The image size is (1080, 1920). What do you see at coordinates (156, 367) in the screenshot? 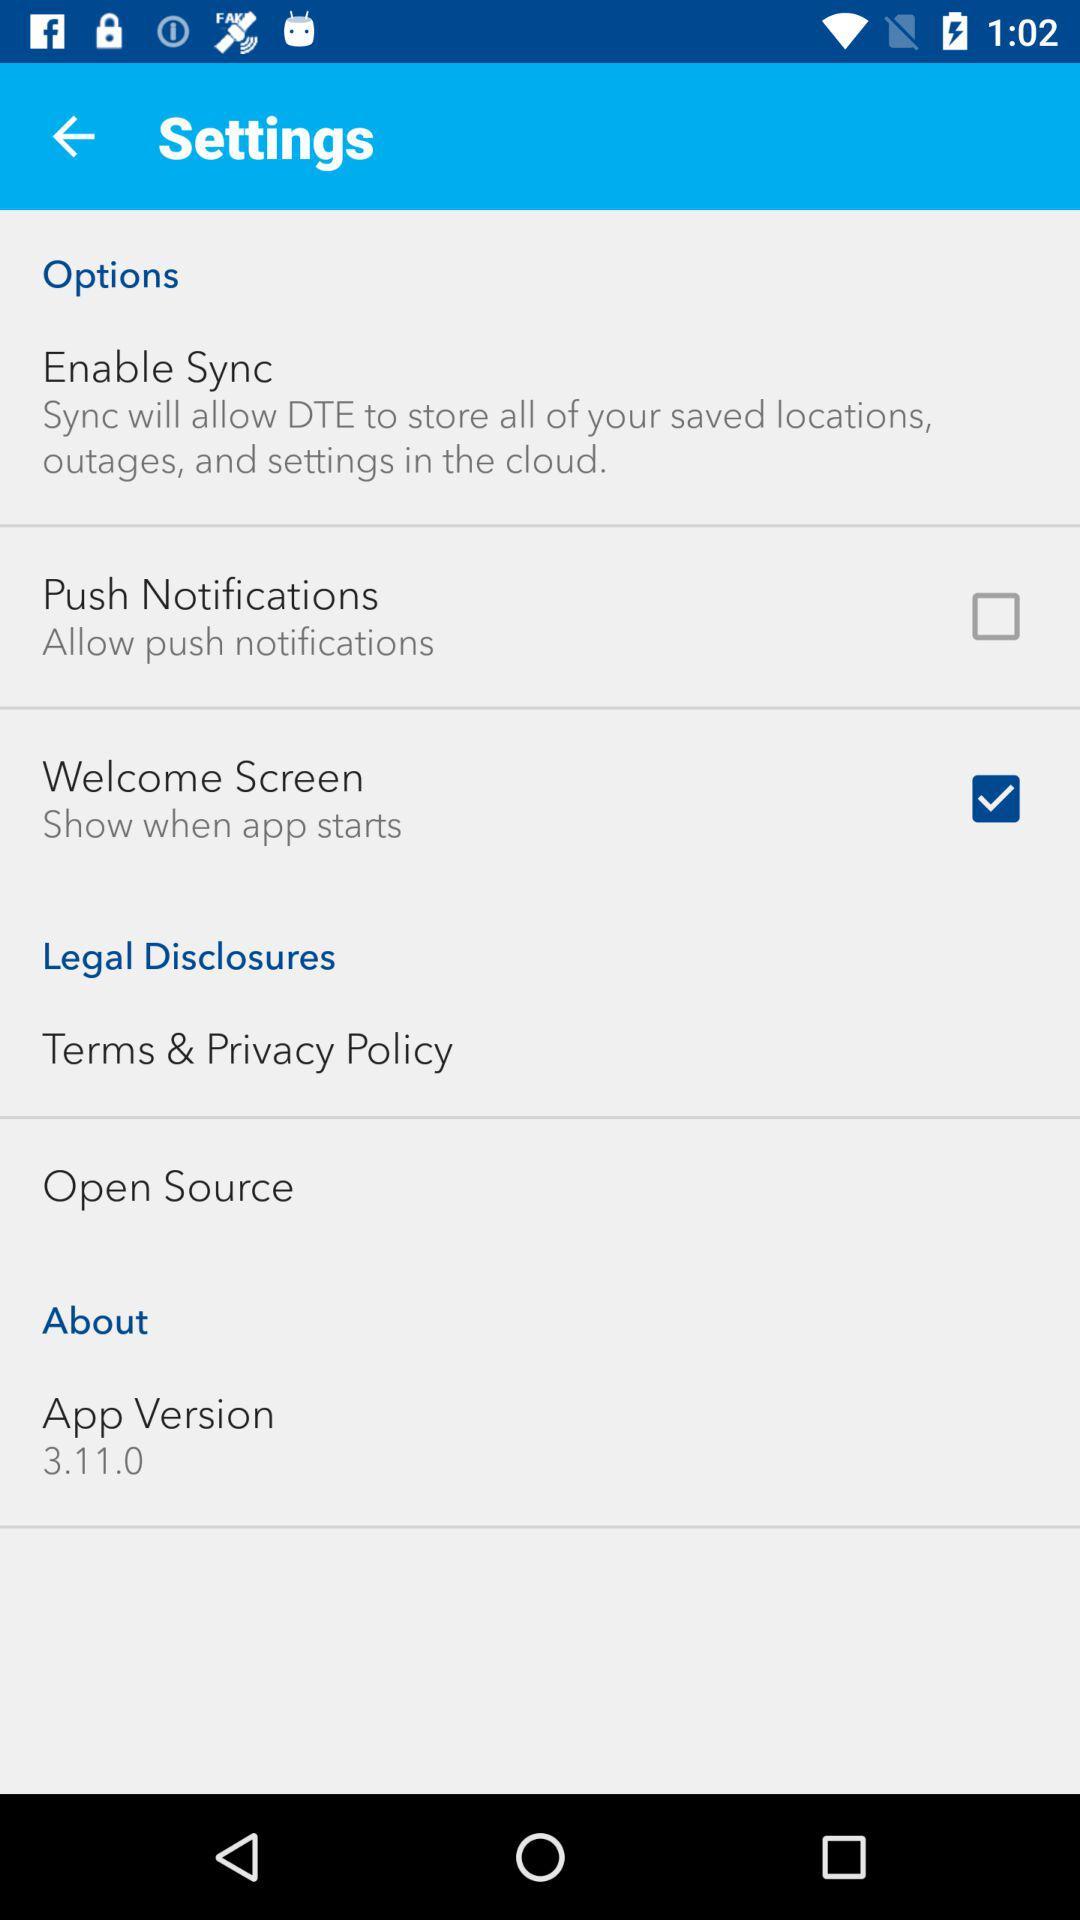
I see `item below options` at bounding box center [156, 367].